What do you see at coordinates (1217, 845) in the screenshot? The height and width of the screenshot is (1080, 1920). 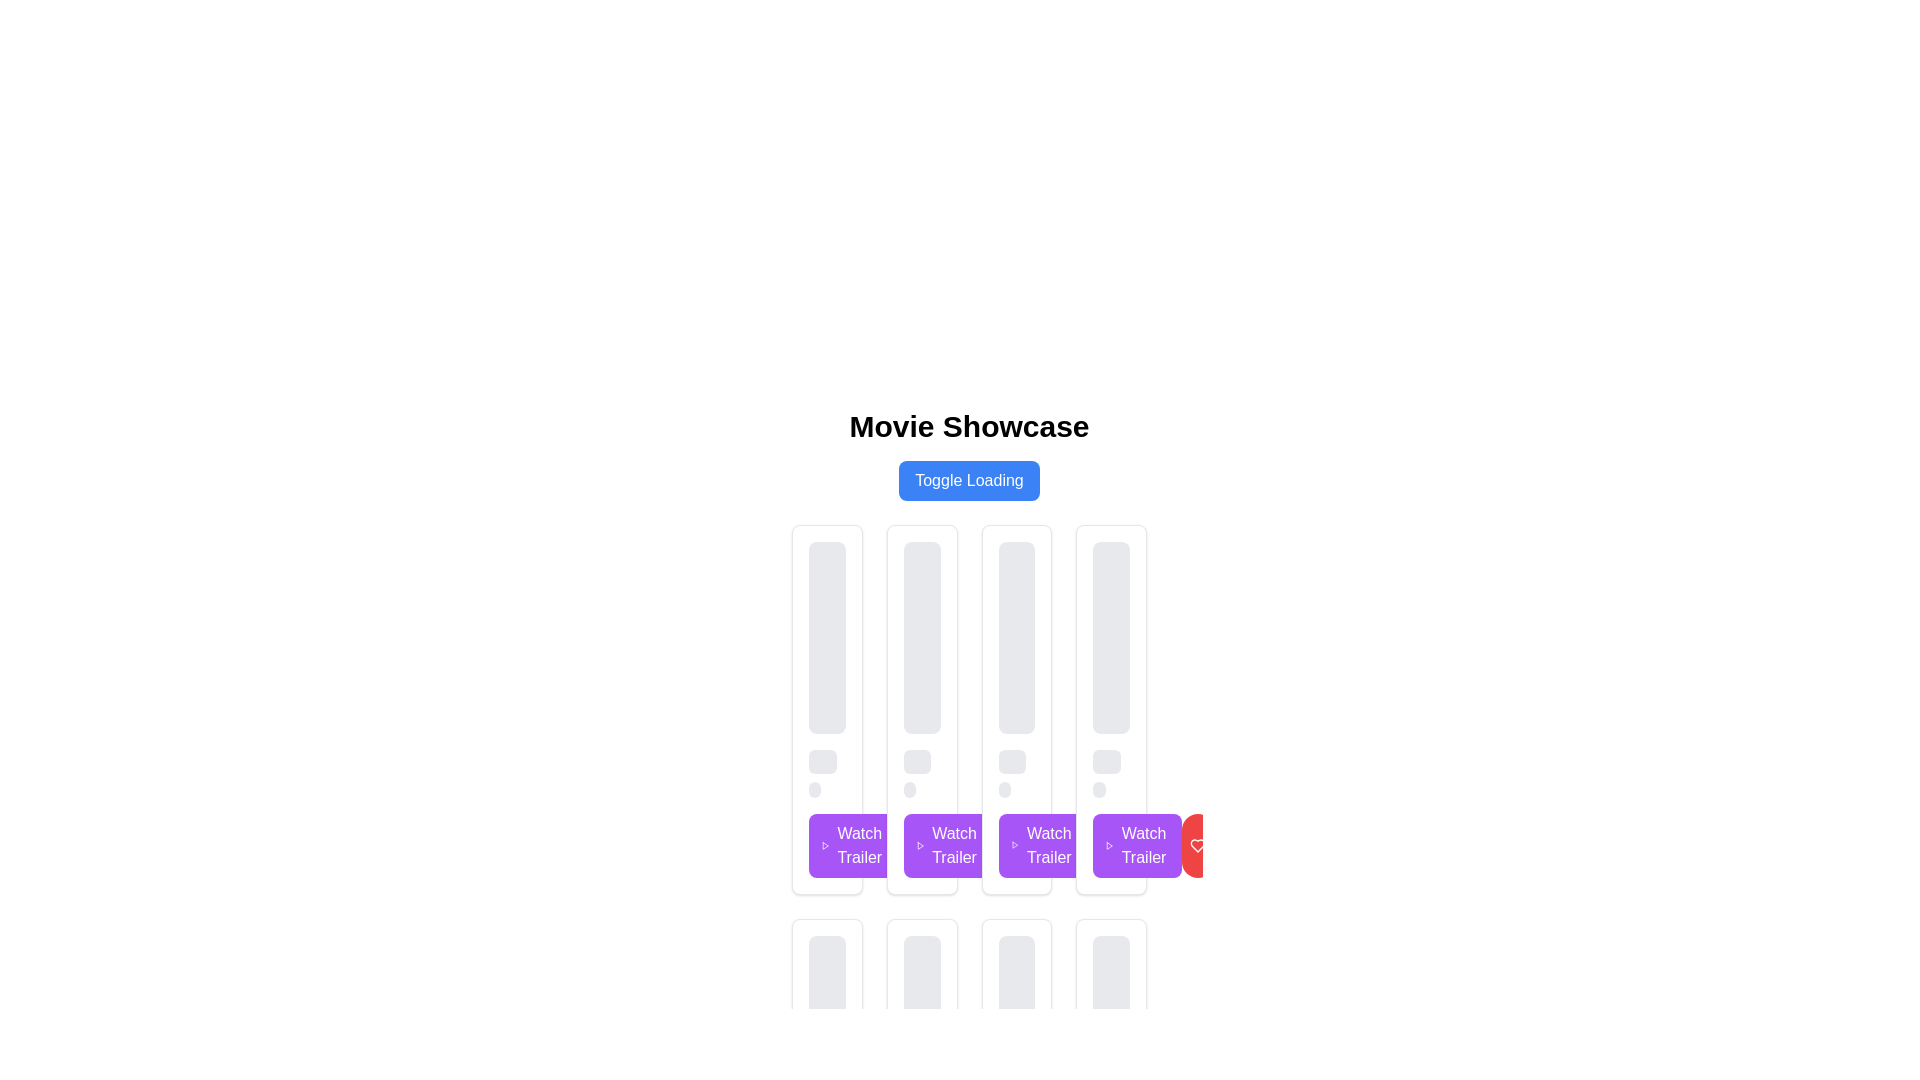 I see `the red circular button with a white heart-shaped icon located to the right of the purple 'Watch Trailer' button in the last column of the row` at bounding box center [1217, 845].